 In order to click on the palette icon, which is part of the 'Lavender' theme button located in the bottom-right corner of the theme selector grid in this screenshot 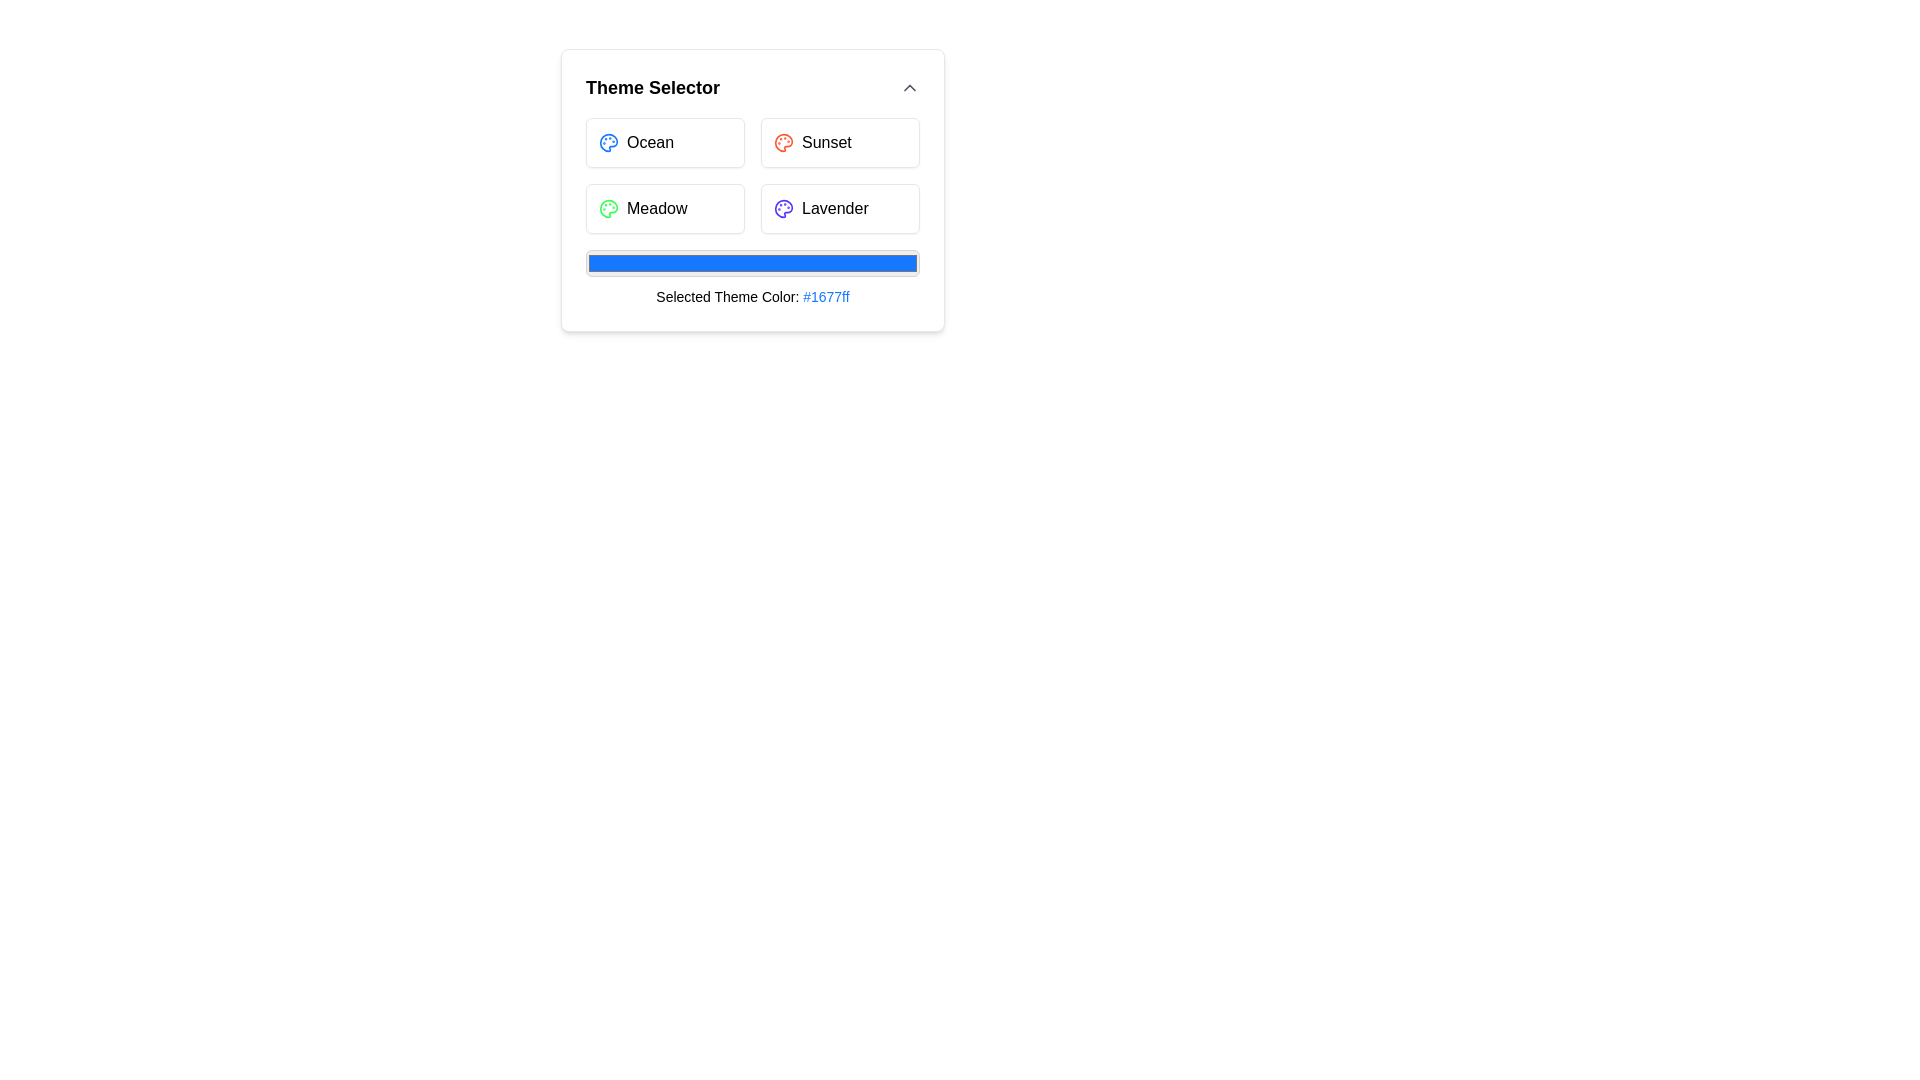, I will do `click(782, 208)`.